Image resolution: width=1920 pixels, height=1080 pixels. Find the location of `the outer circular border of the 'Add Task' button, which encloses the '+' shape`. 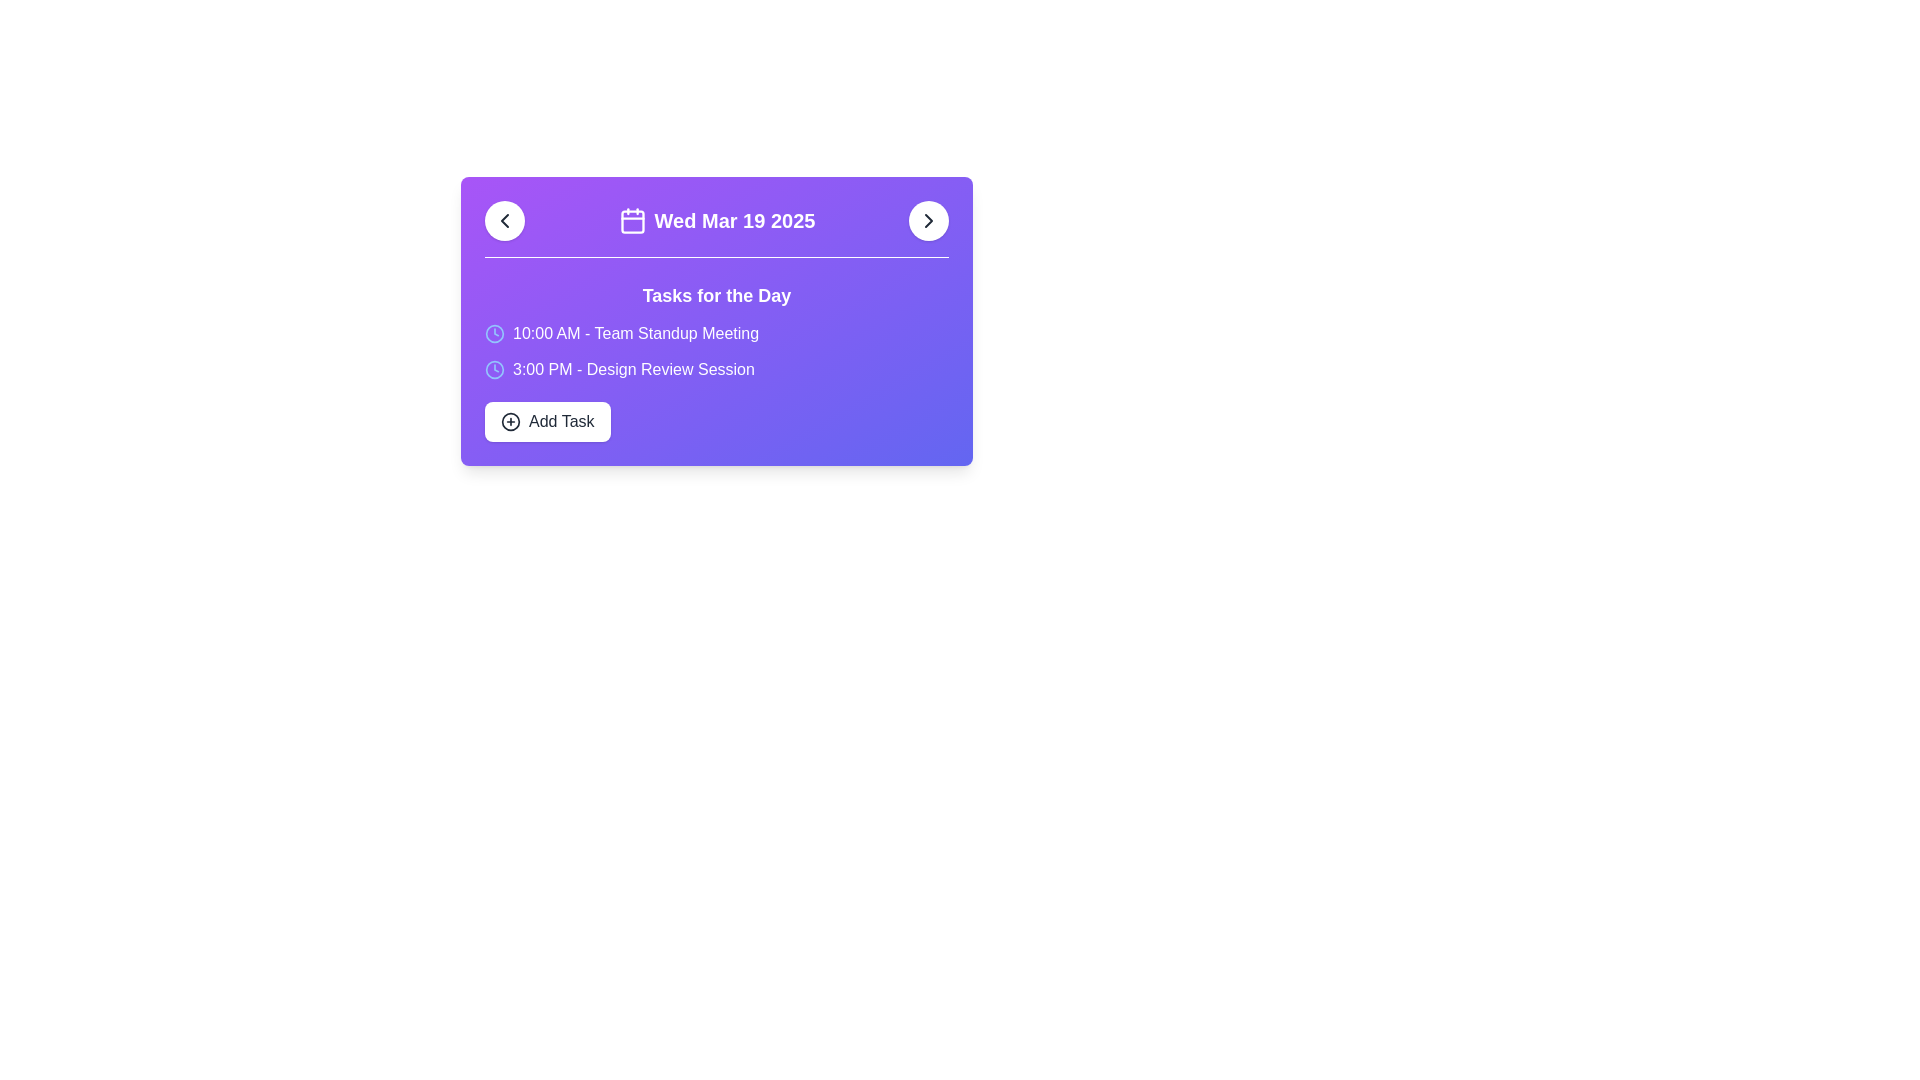

the outer circular border of the 'Add Task' button, which encloses the '+' shape is located at coordinates (510, 420).